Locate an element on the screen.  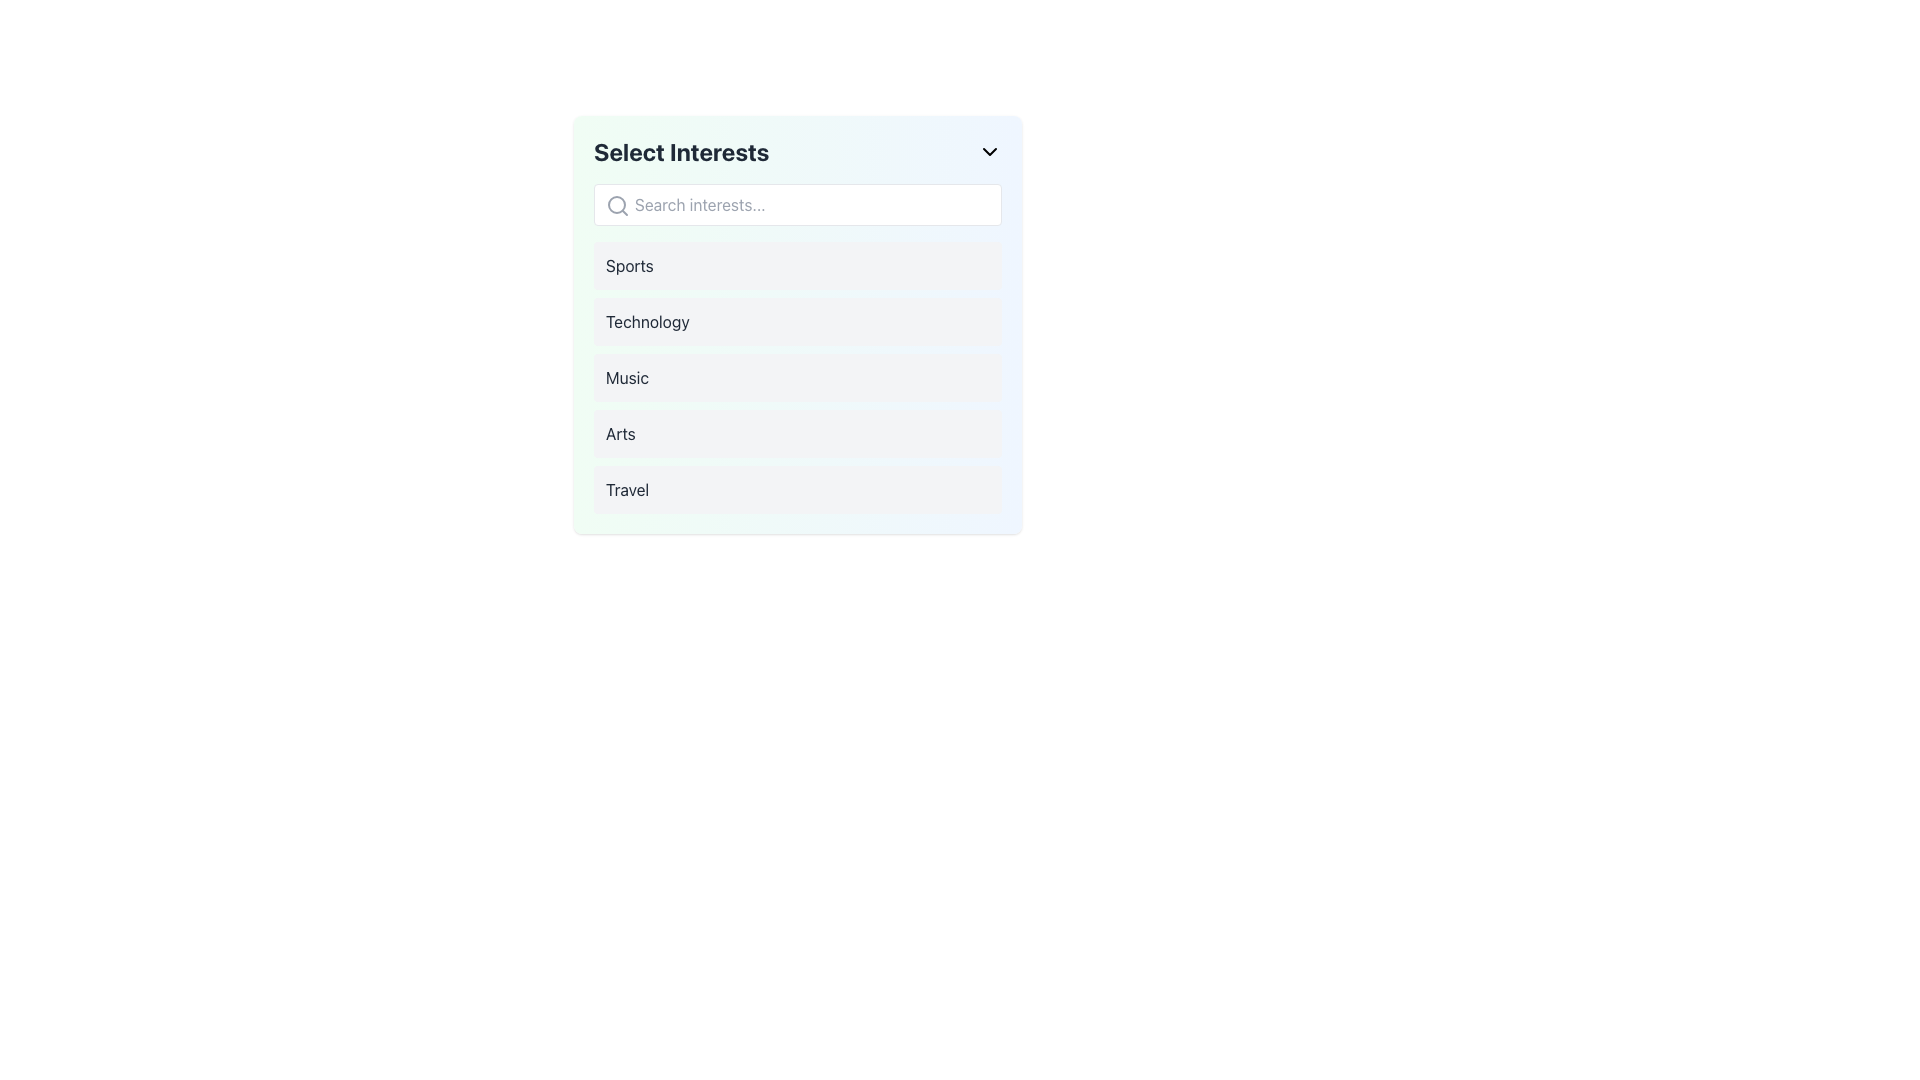
the topmost selectable category 'Sports' in the interest selection menu is located at coordinates (796, 265).